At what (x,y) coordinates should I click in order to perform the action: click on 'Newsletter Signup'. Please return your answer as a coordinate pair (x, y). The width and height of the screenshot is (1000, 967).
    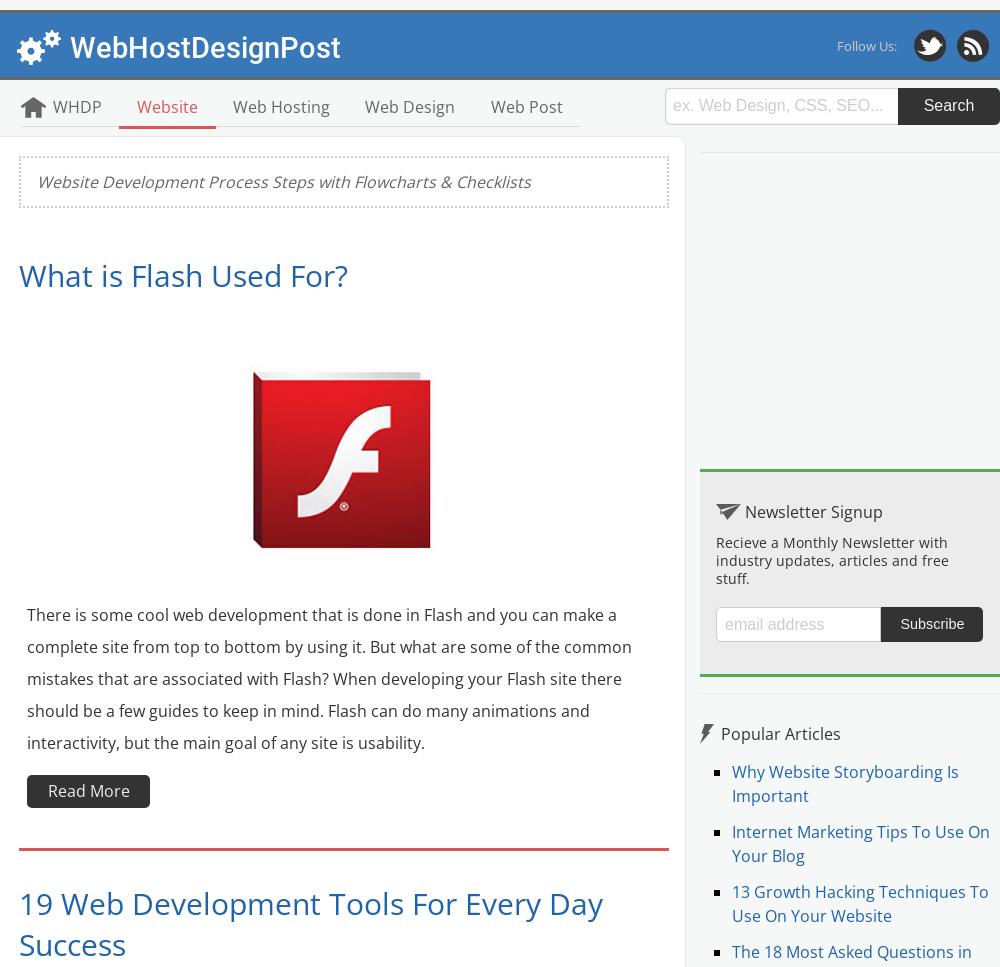
    Looking at the image, I should click on (812, 509).